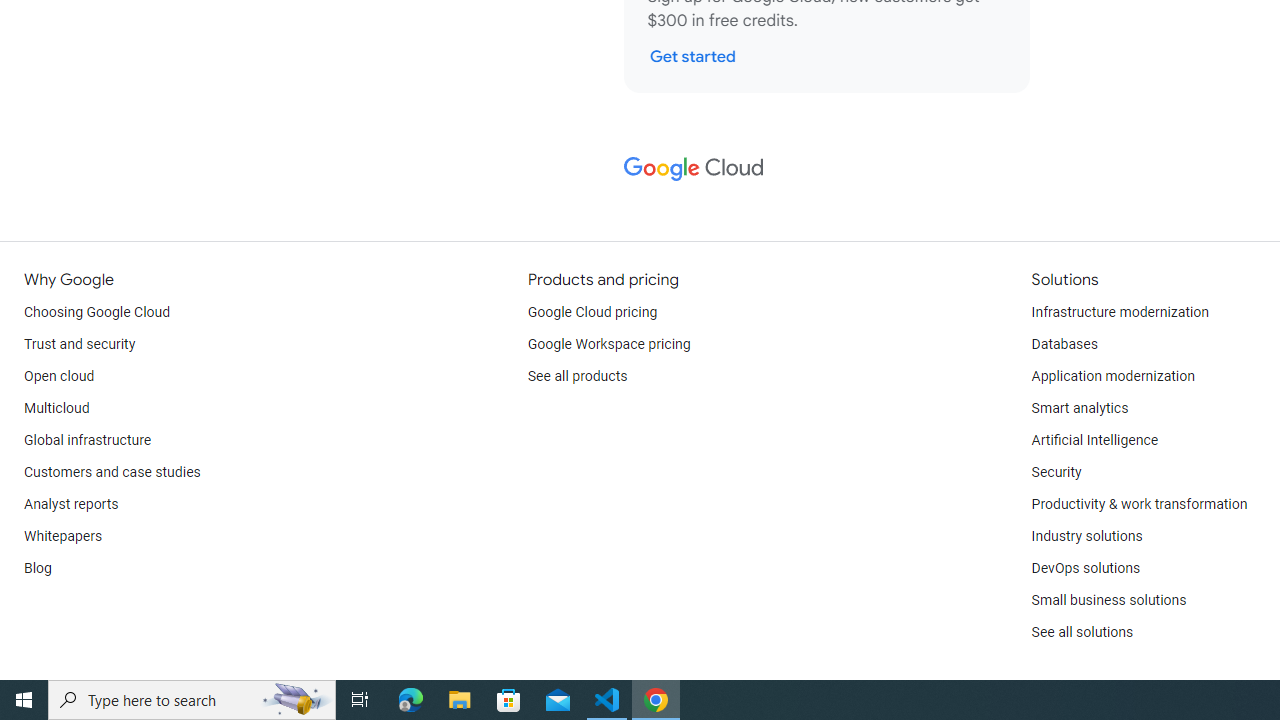 The height and width of the screenshot is (720, 1280). Describe the element at coordinates (111, 473) in the screenshot. I see `'Customers and case studies'` at that location.